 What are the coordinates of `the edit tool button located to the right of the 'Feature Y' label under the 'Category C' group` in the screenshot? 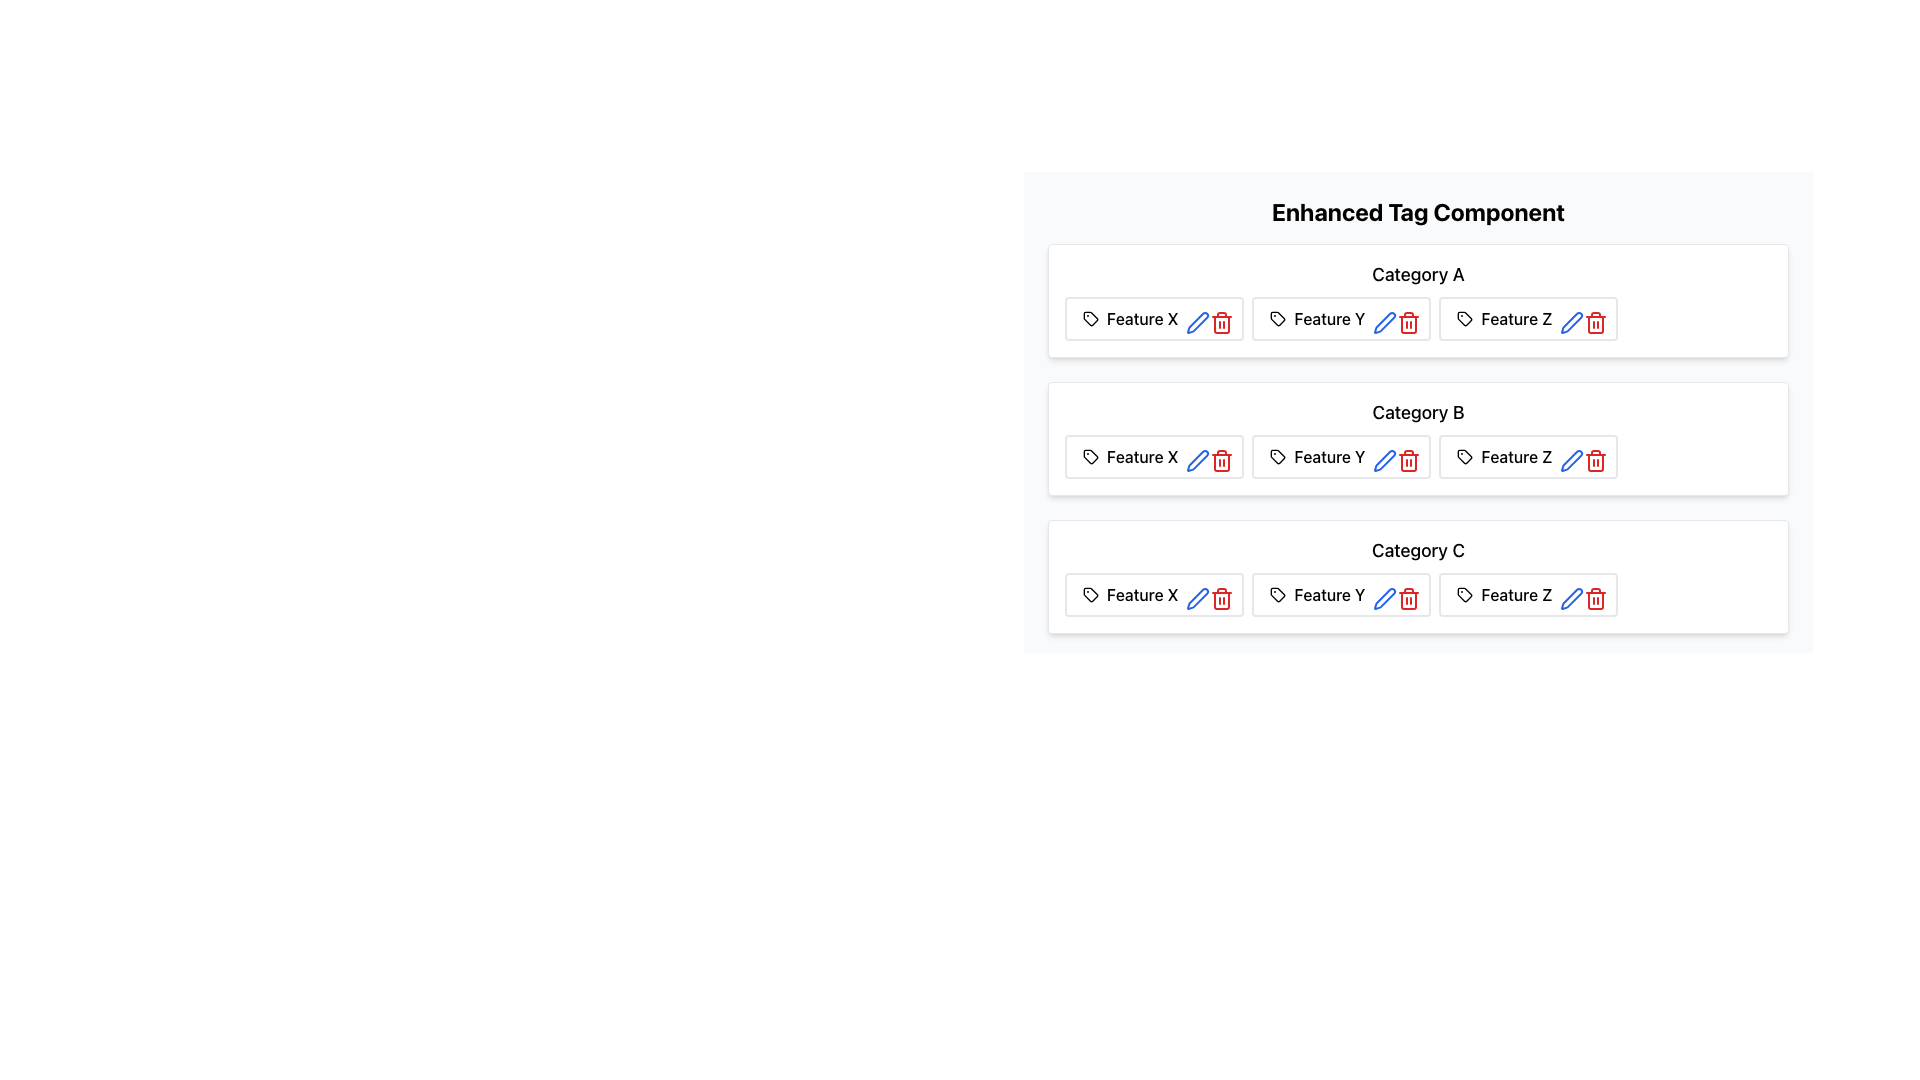 It's located at (1384, 597).